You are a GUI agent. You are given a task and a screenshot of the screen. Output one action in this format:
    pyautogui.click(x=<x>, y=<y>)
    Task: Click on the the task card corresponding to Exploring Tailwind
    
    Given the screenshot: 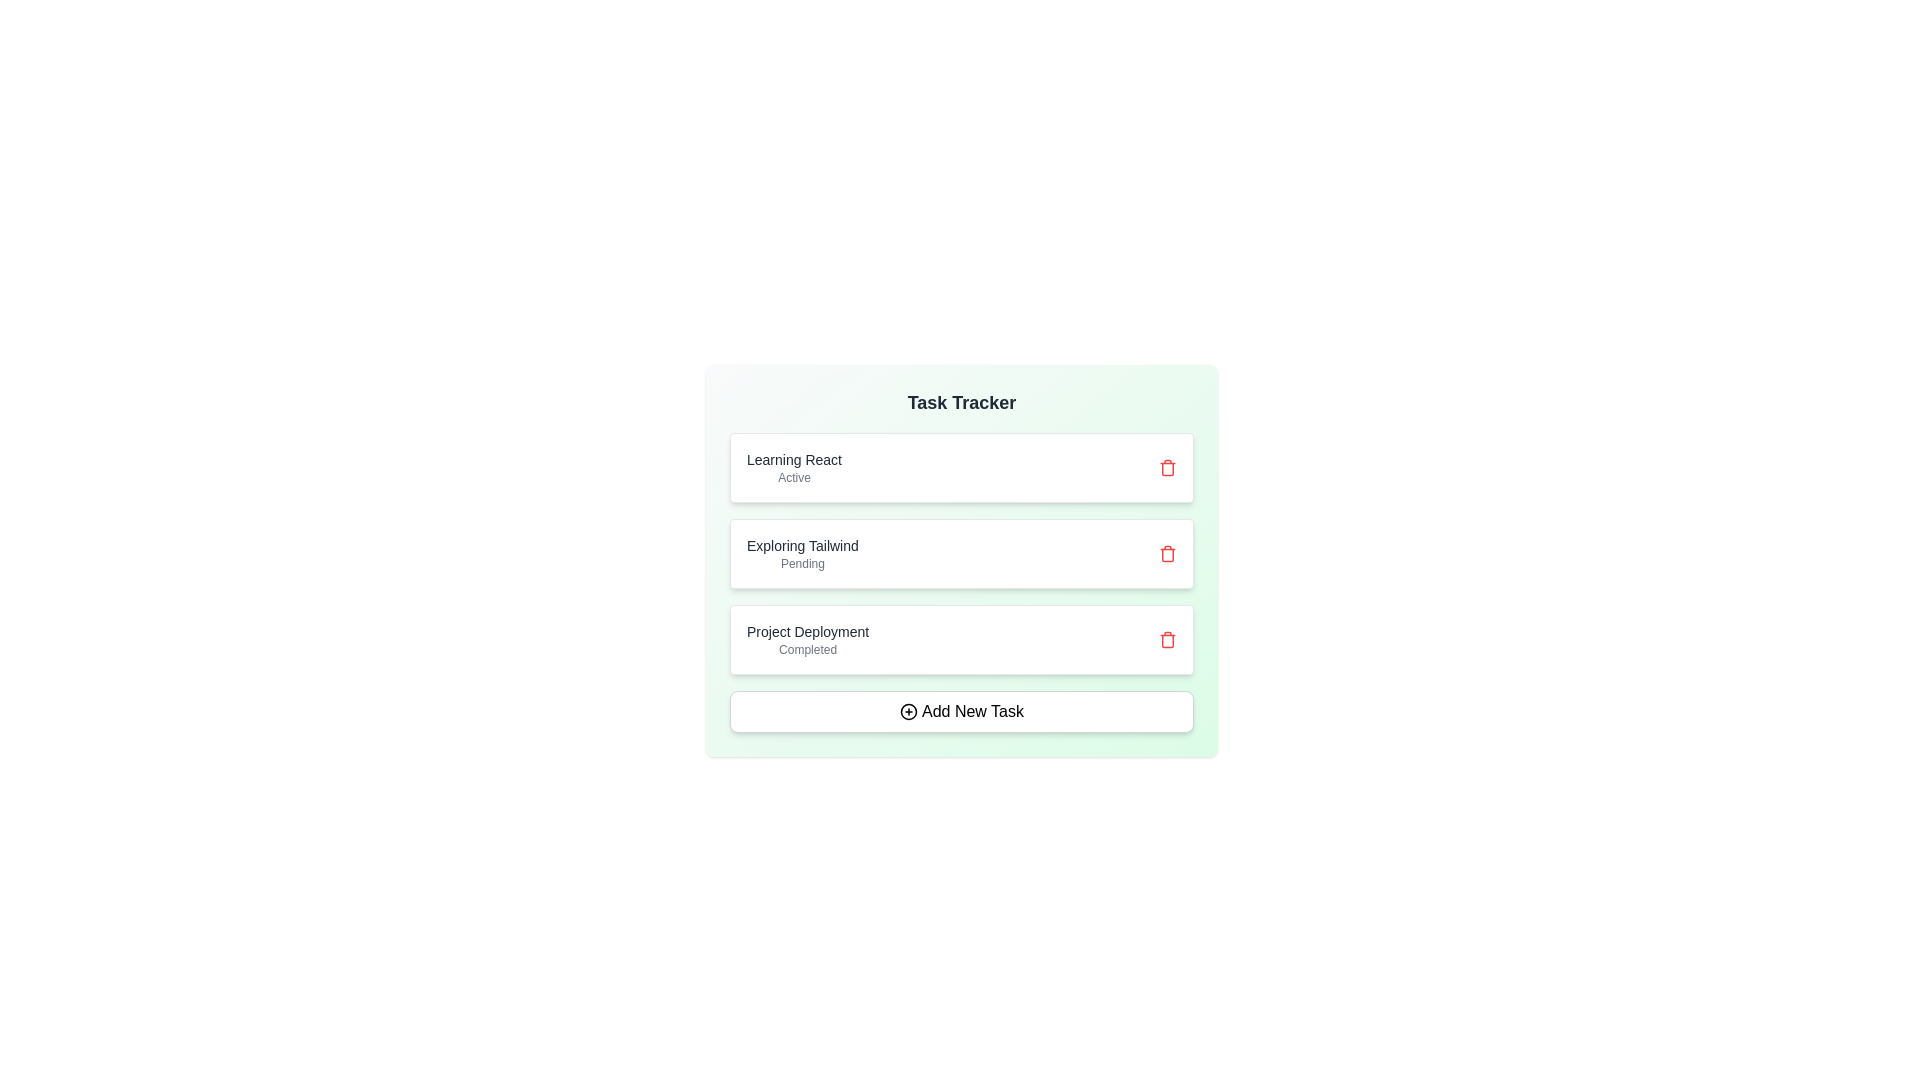 What is the action you would take?
    pyautogui.click(x=961, y=554)
    